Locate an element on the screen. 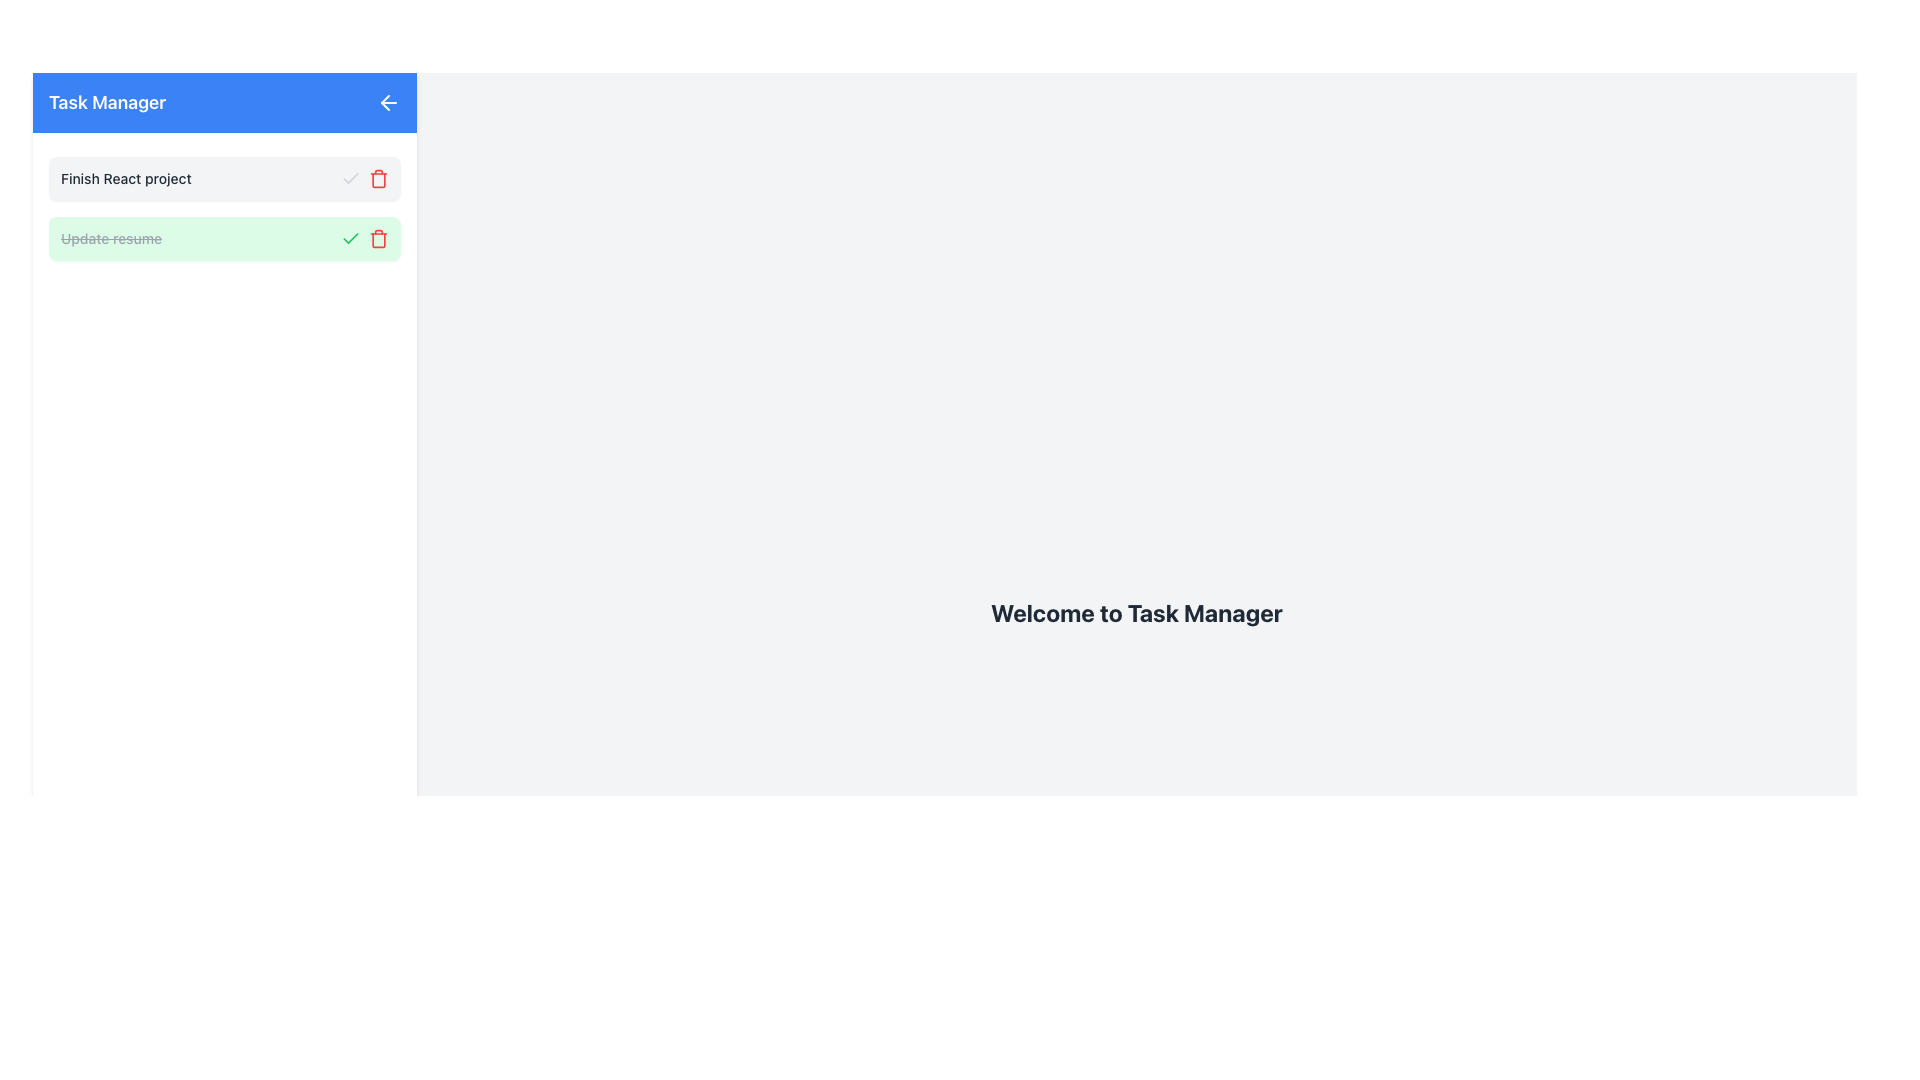 This screenshot has height=1080, width=1920. the green check mark icon indicator is located at coordinates (350, 237).